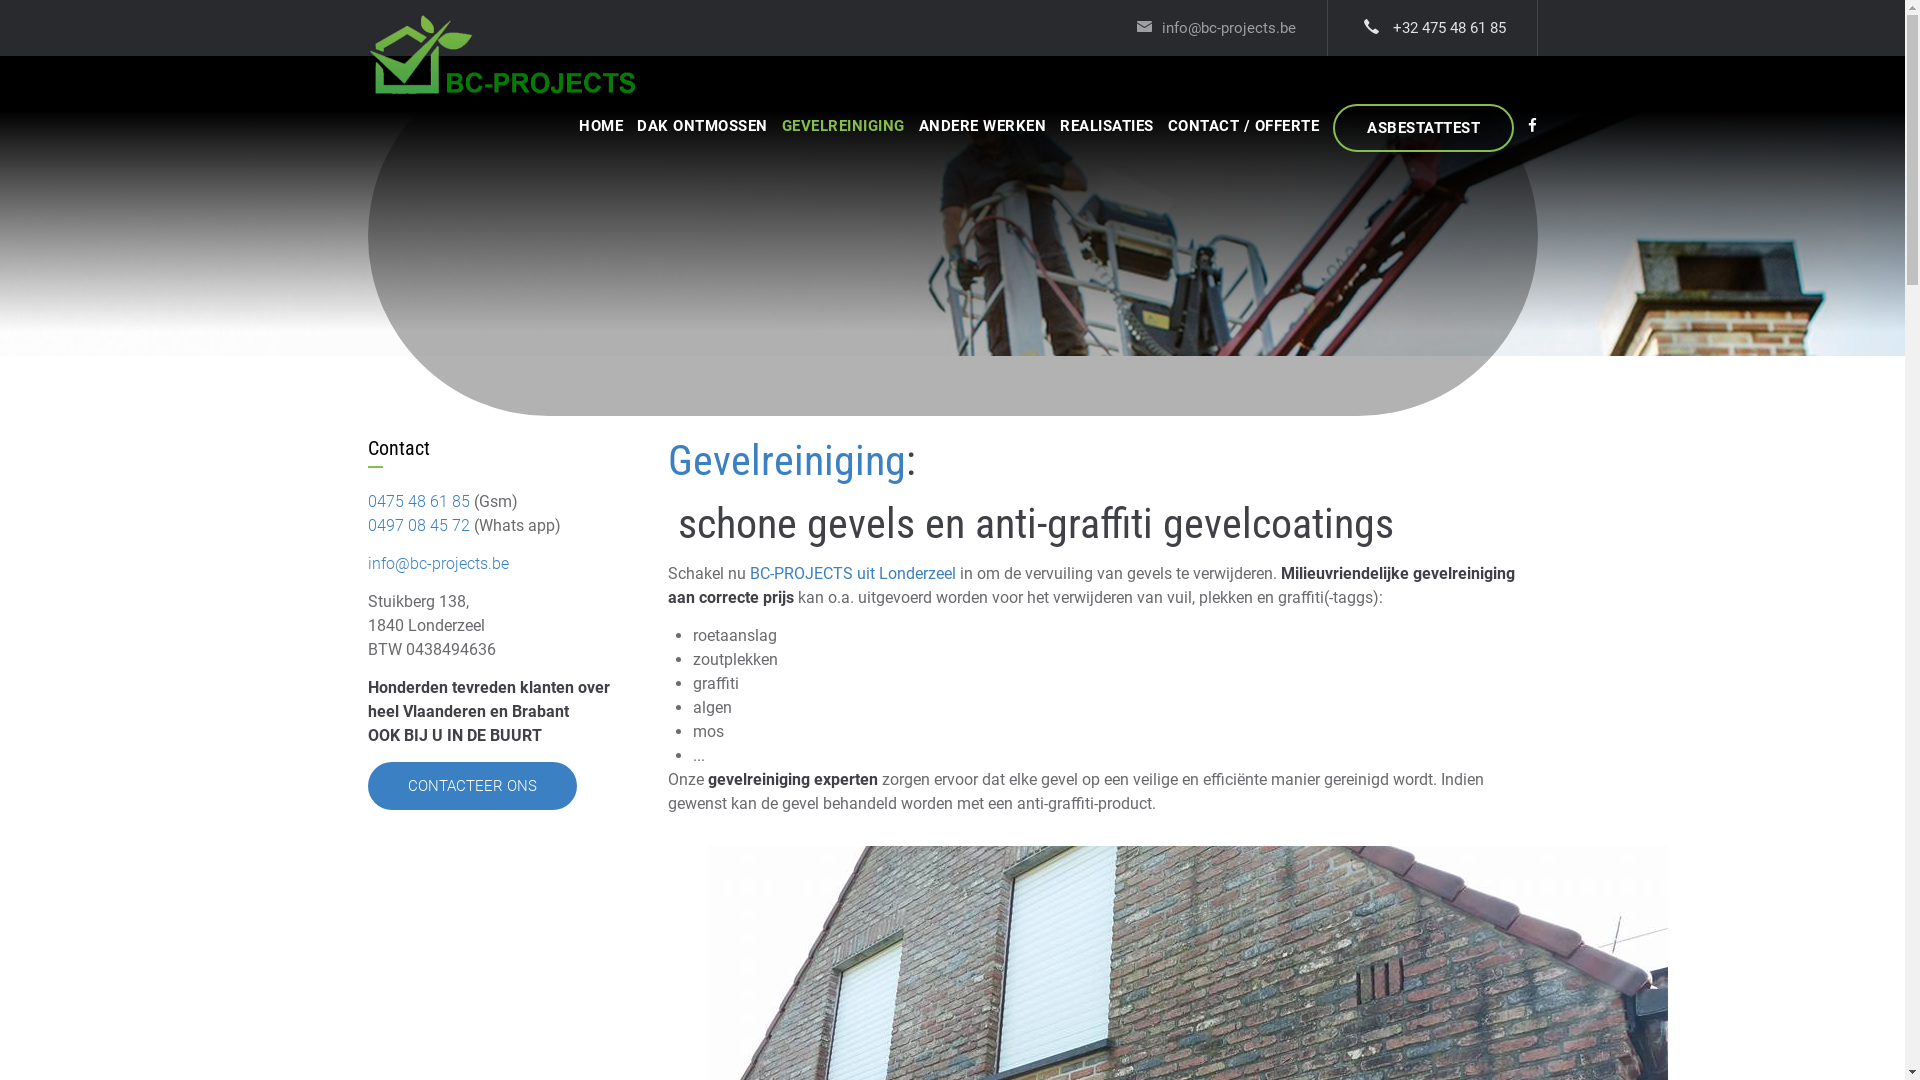 The height and width of the screenshot is (1080, 1920). I want to click on '+32 475 48 61 85', so click(1362, 27).